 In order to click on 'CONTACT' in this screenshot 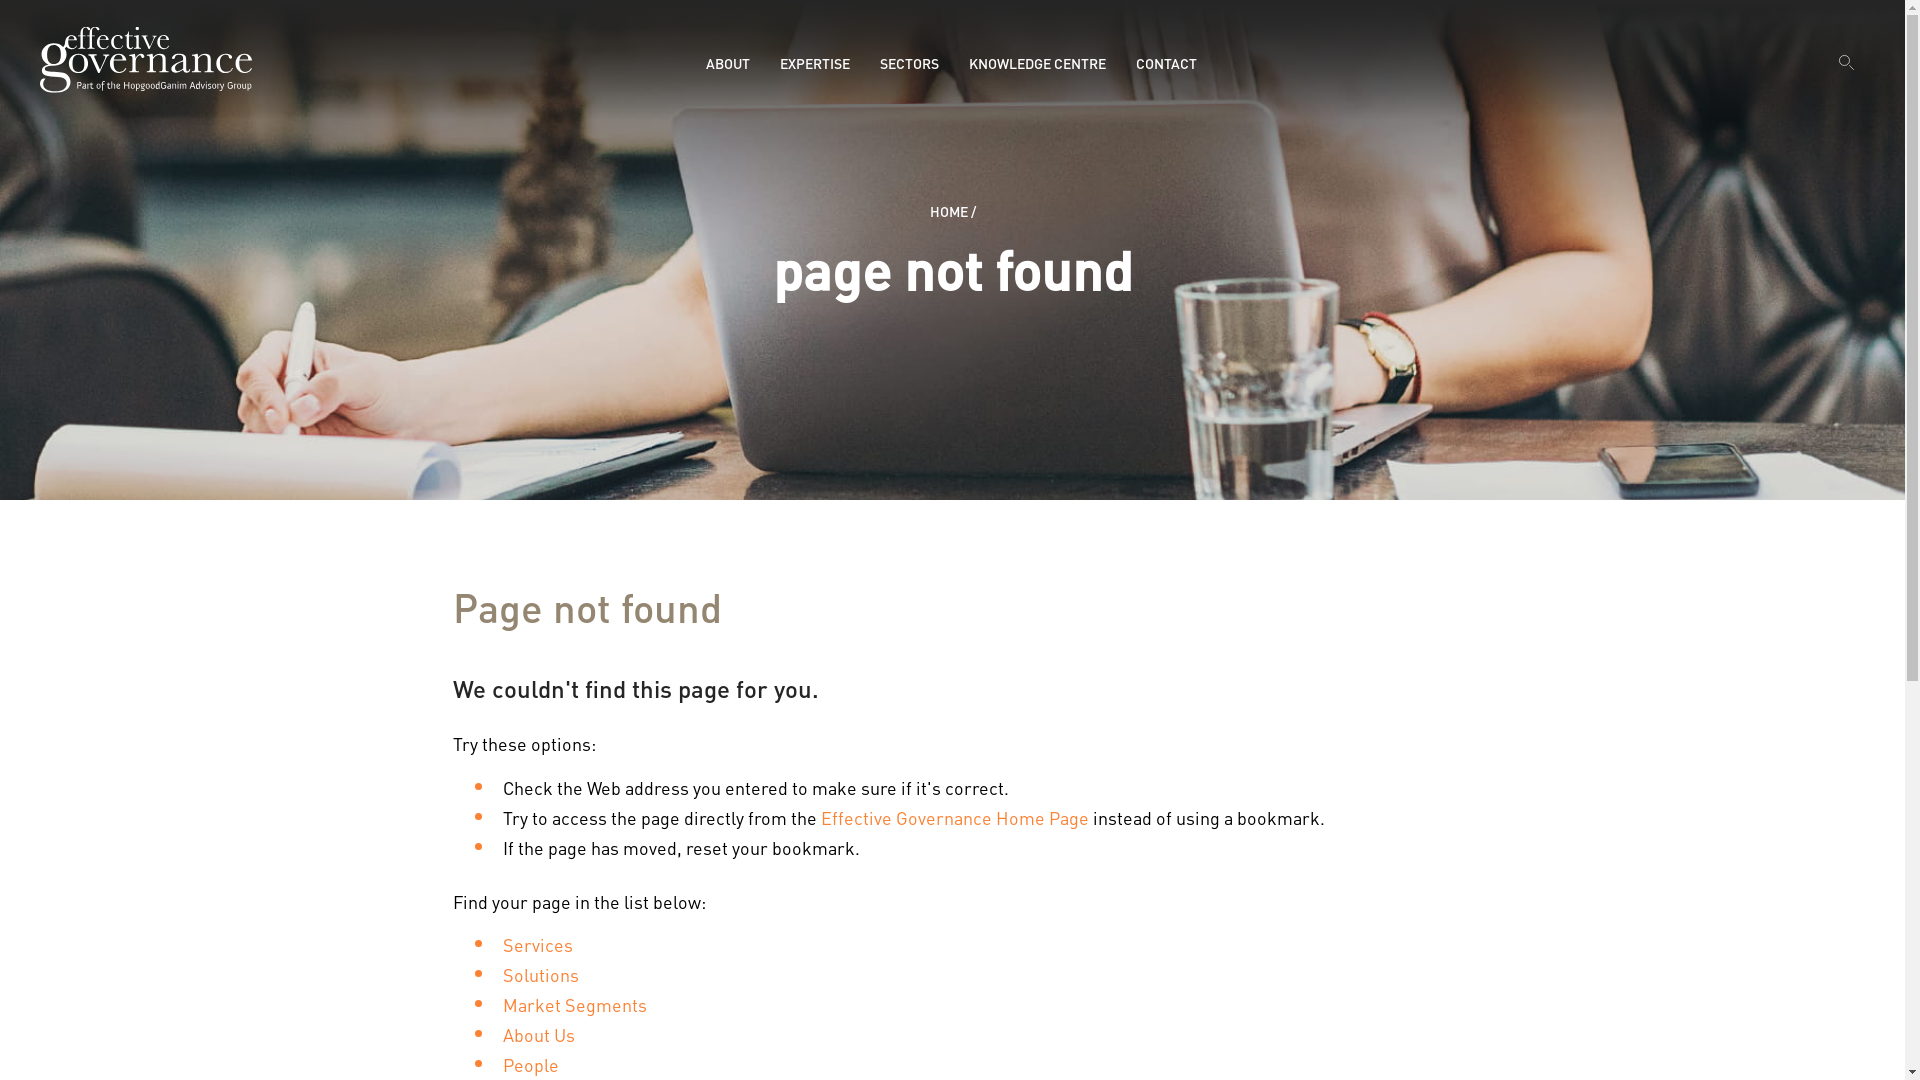, I will do `click(1166, 61)`.